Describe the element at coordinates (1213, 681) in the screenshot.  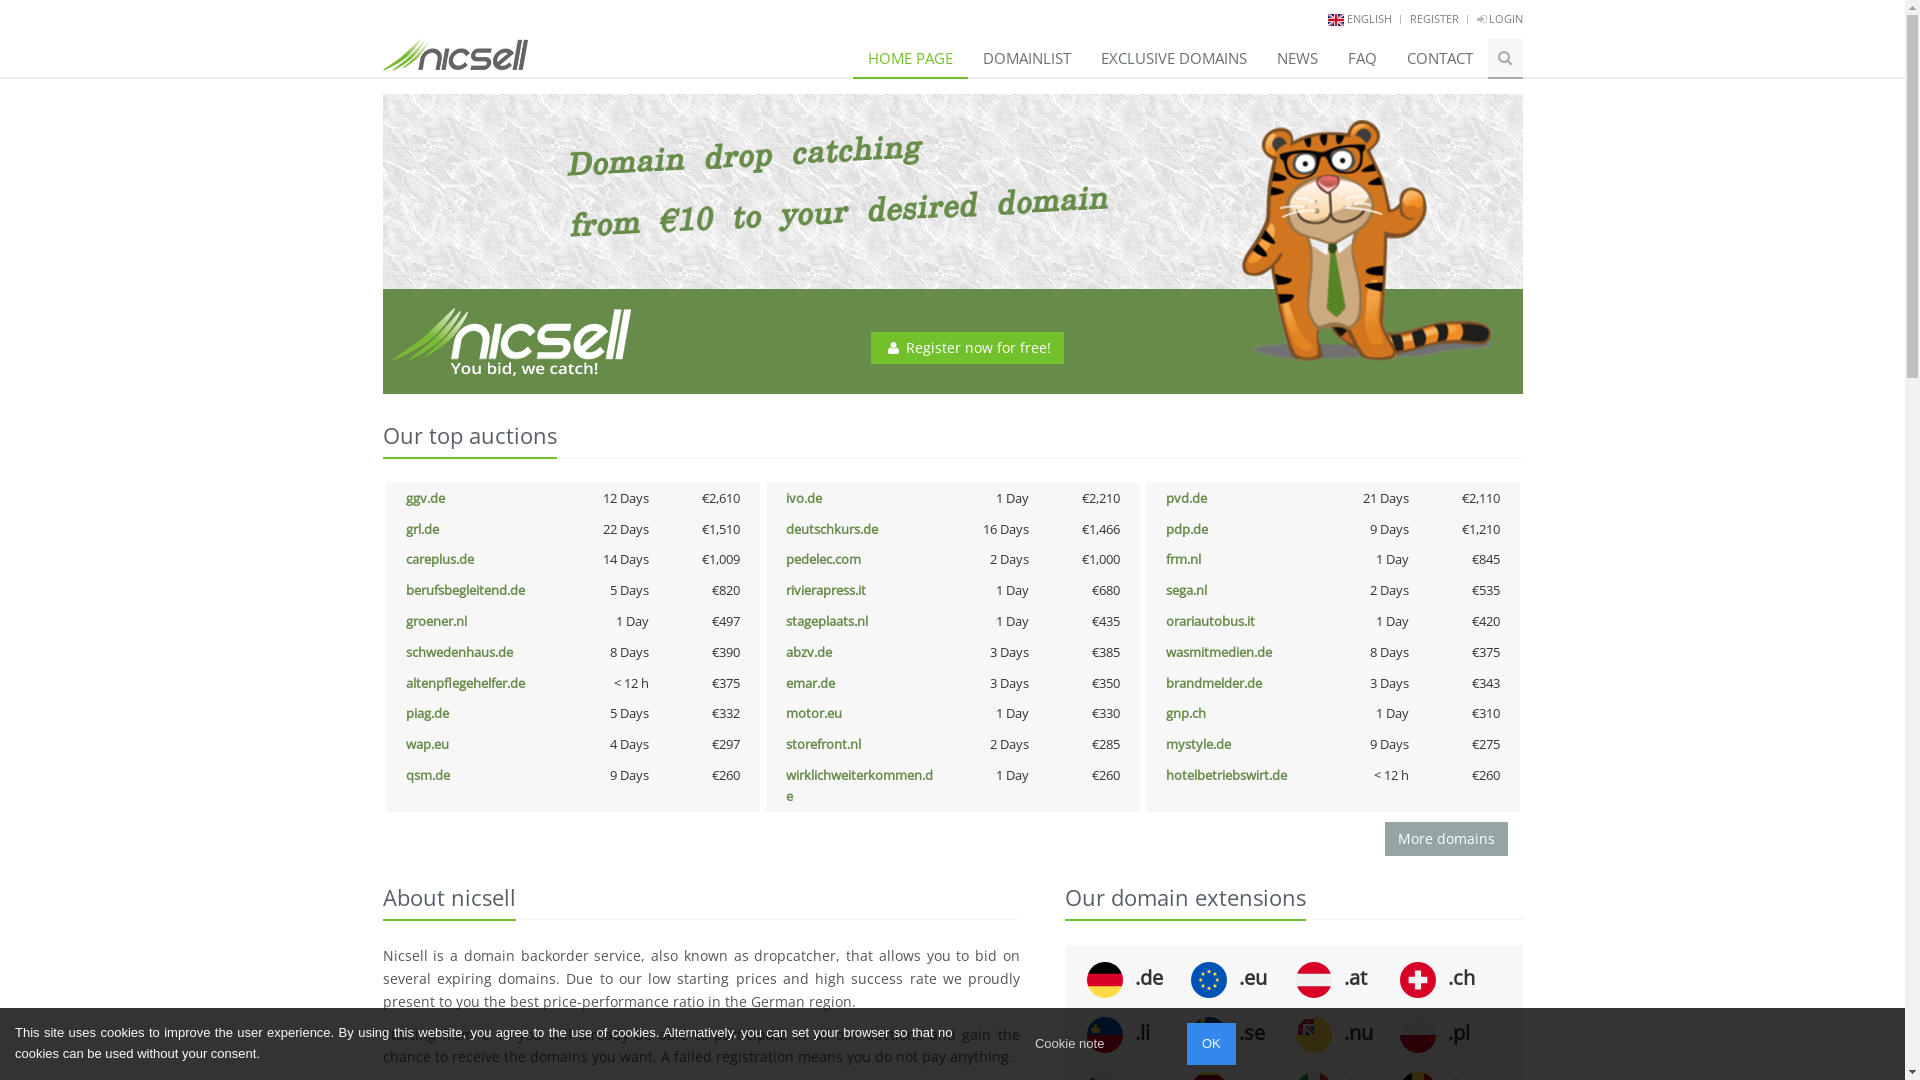
I see `'brandmelder.de'` at that location.